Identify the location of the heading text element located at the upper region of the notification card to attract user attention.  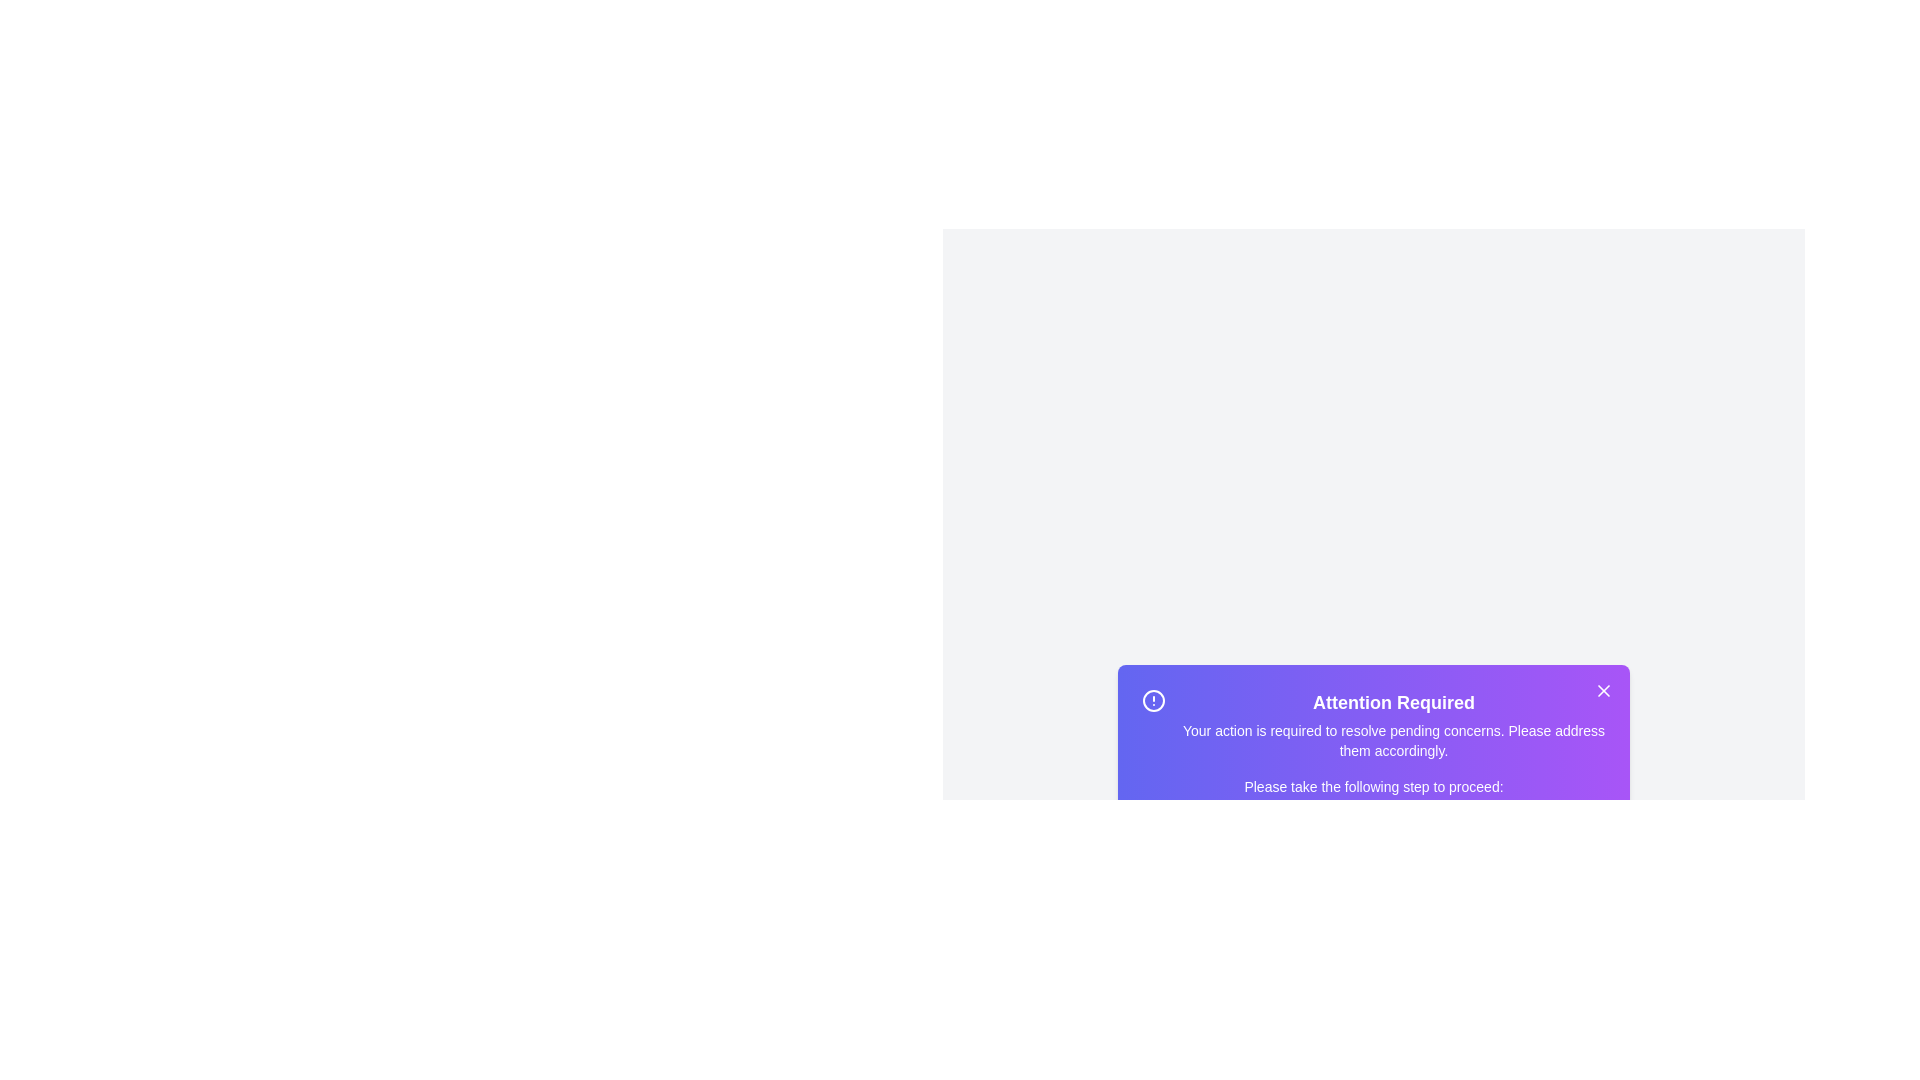
(1392, 701).